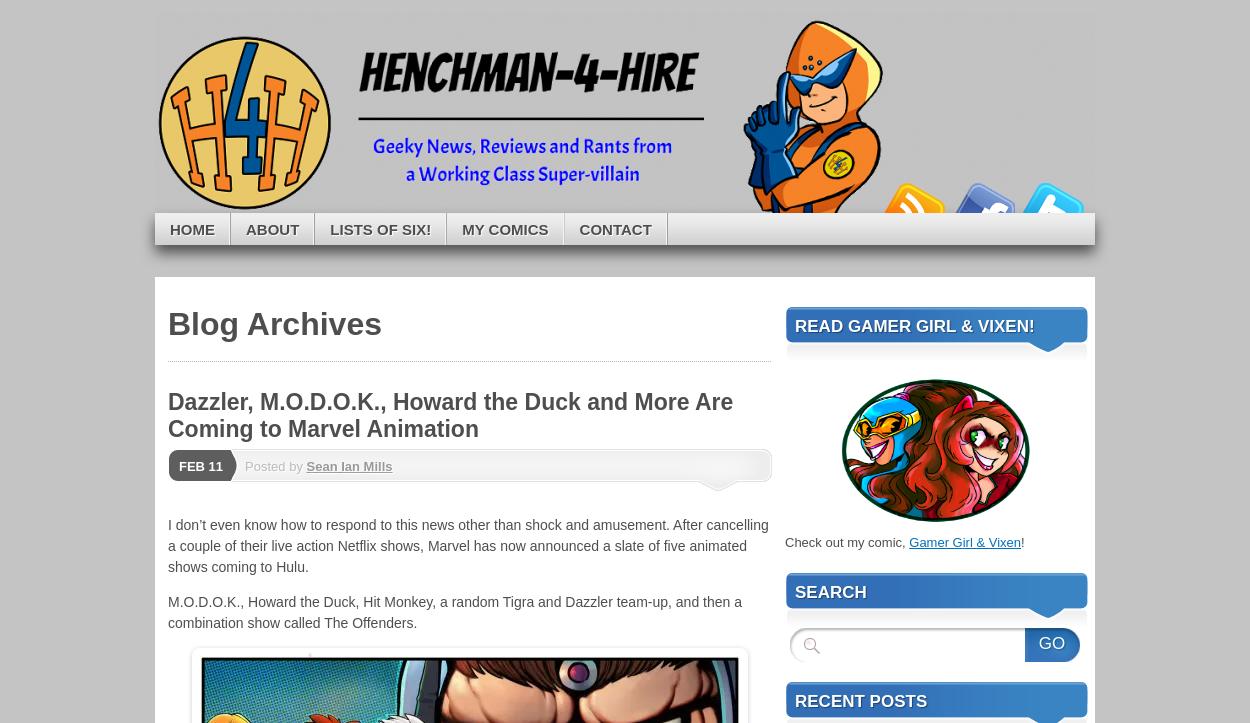  I want to click on 'Check out my comic,', so click(846, 541).